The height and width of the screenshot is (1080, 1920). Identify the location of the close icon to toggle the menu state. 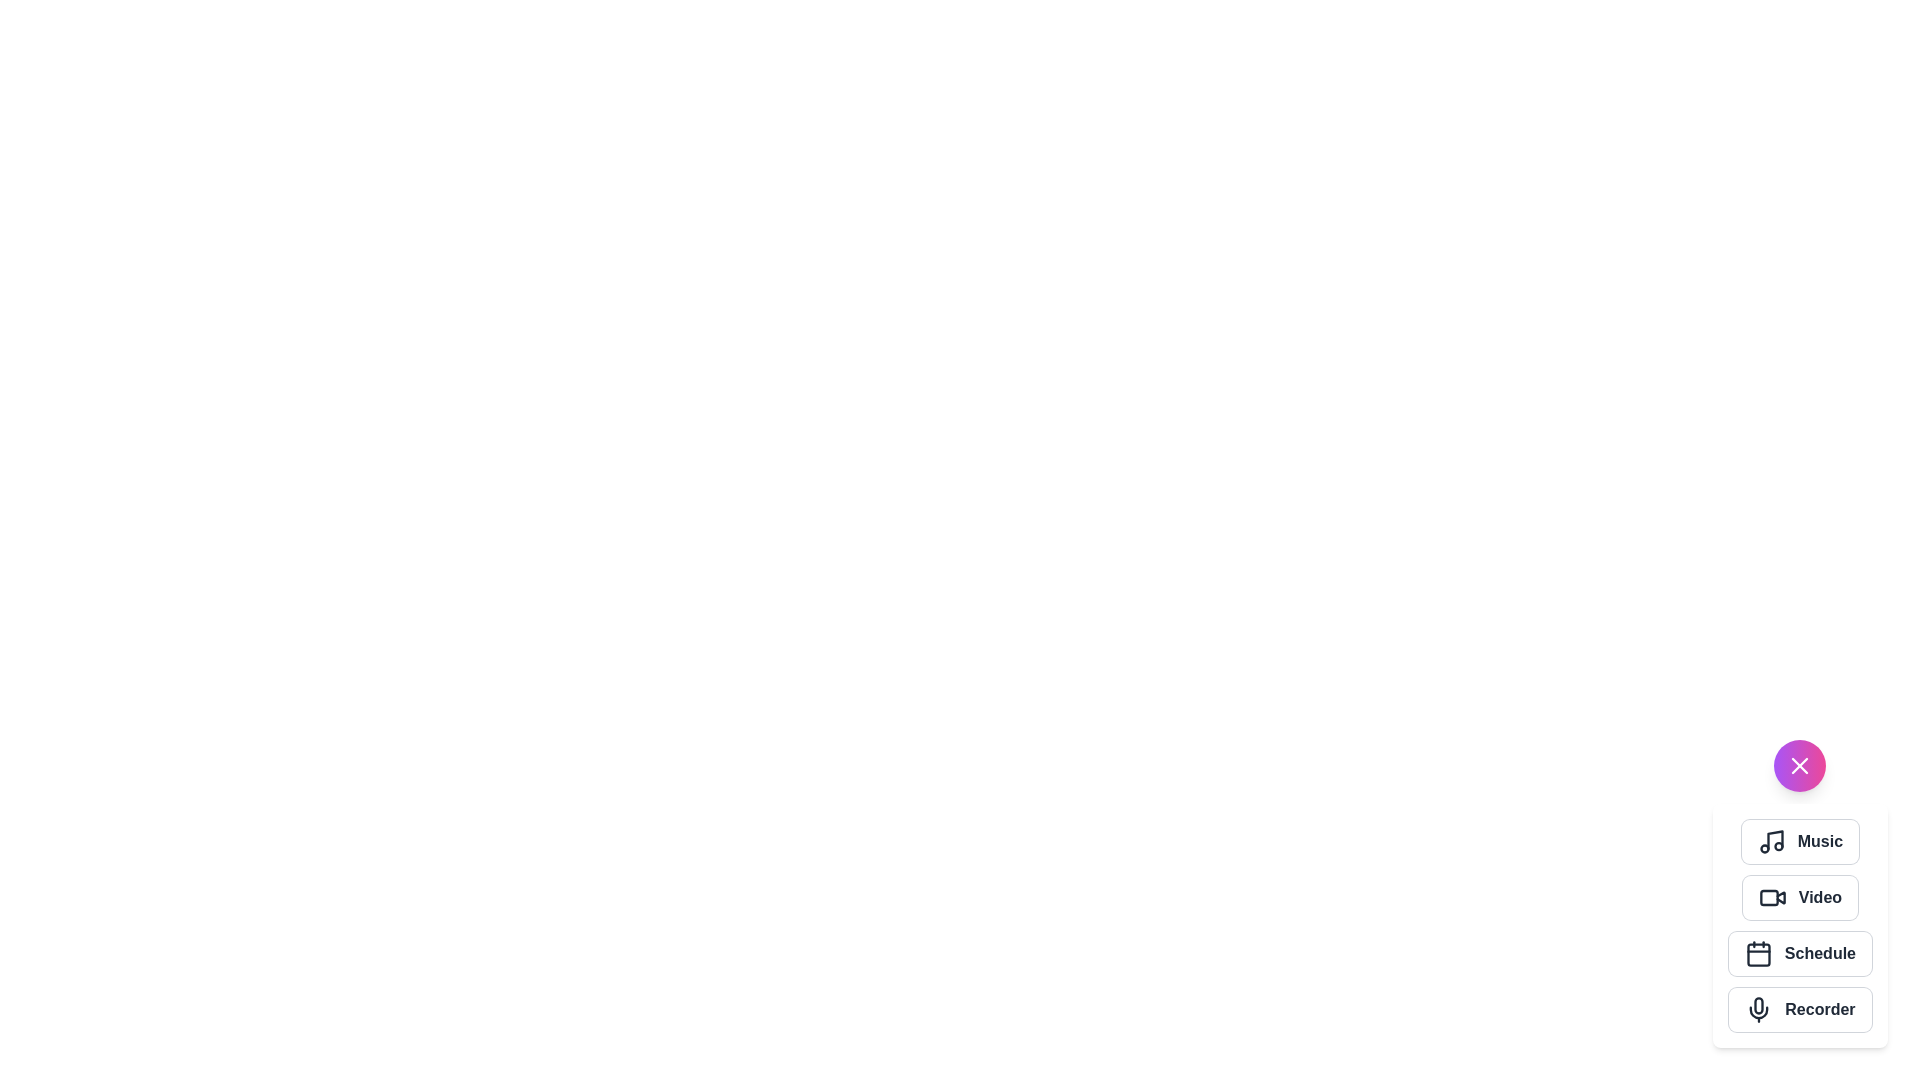
(1800, 765).